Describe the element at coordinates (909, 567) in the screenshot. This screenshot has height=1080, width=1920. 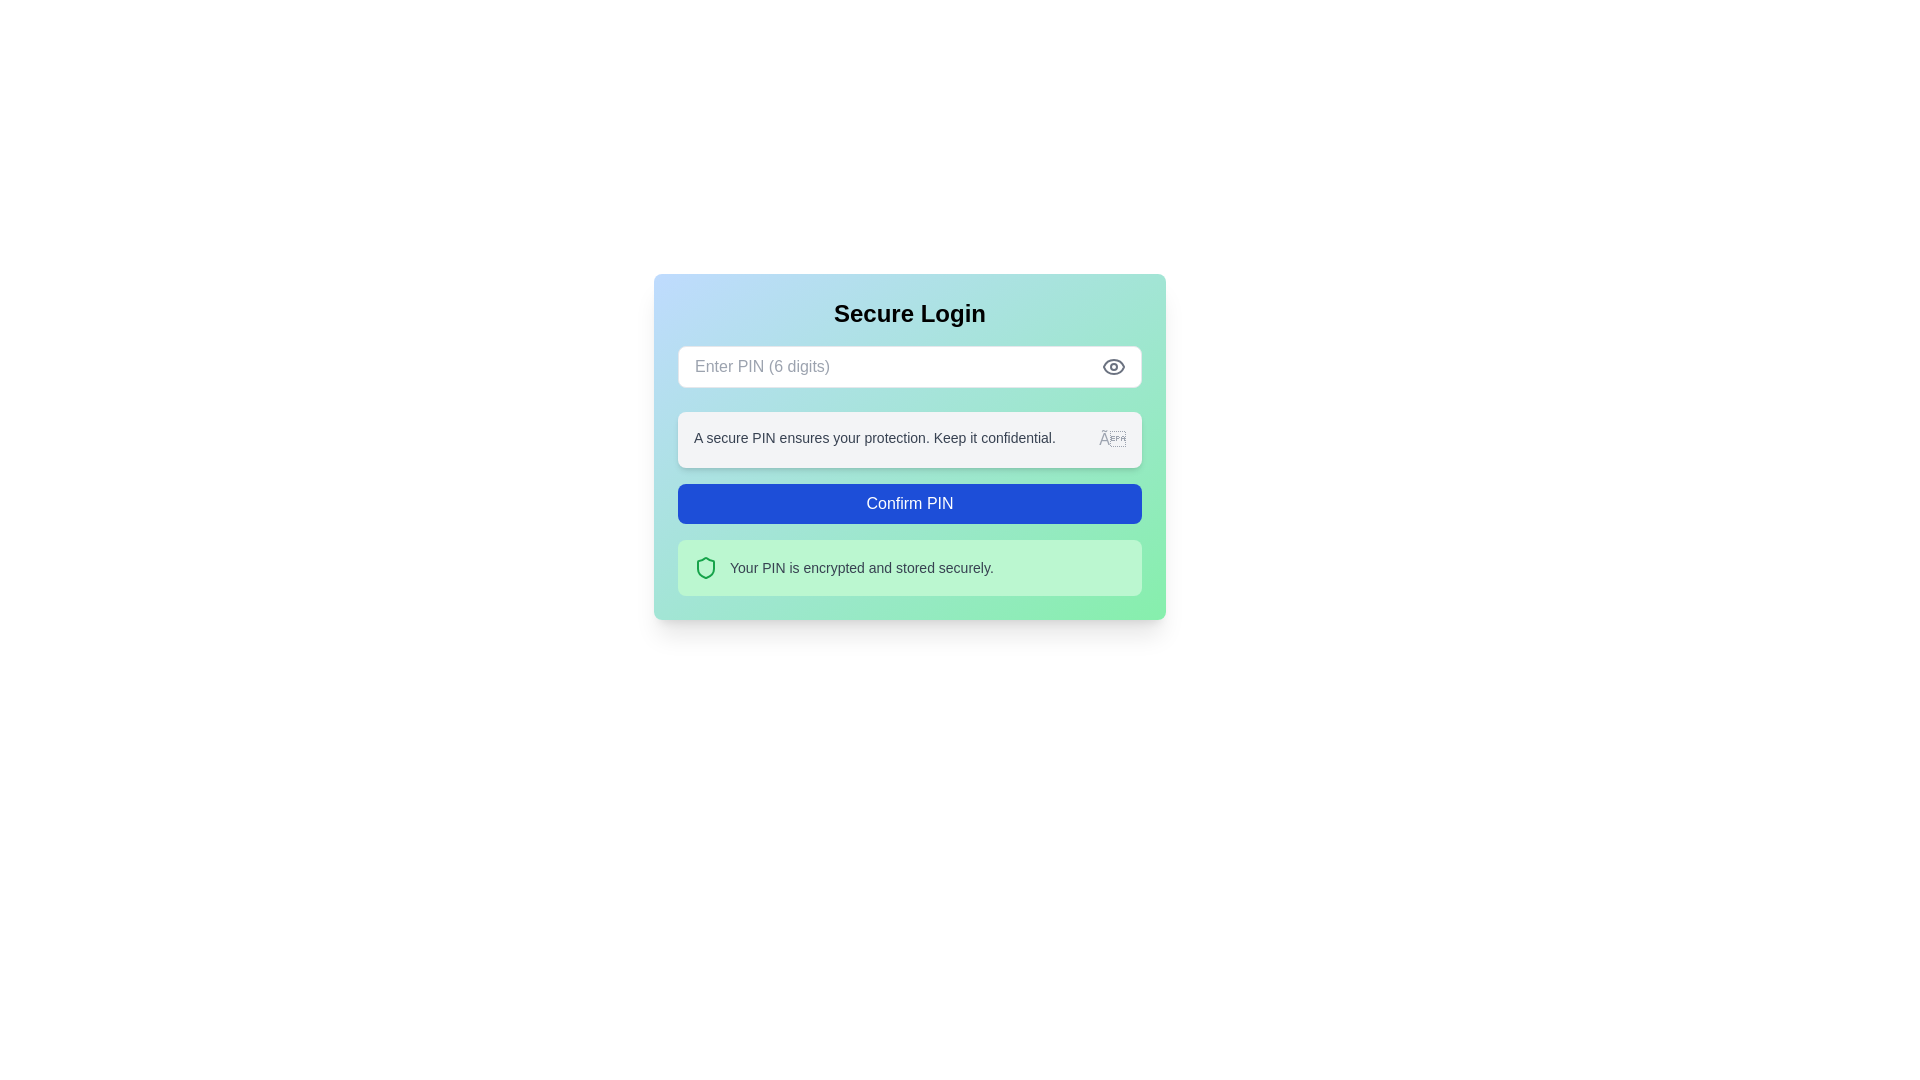
I see `the informational message box that has a green background and rounded corners, featuring a shield icon and the text 'Your PIN is encrypted and stored securely.'` at that location.